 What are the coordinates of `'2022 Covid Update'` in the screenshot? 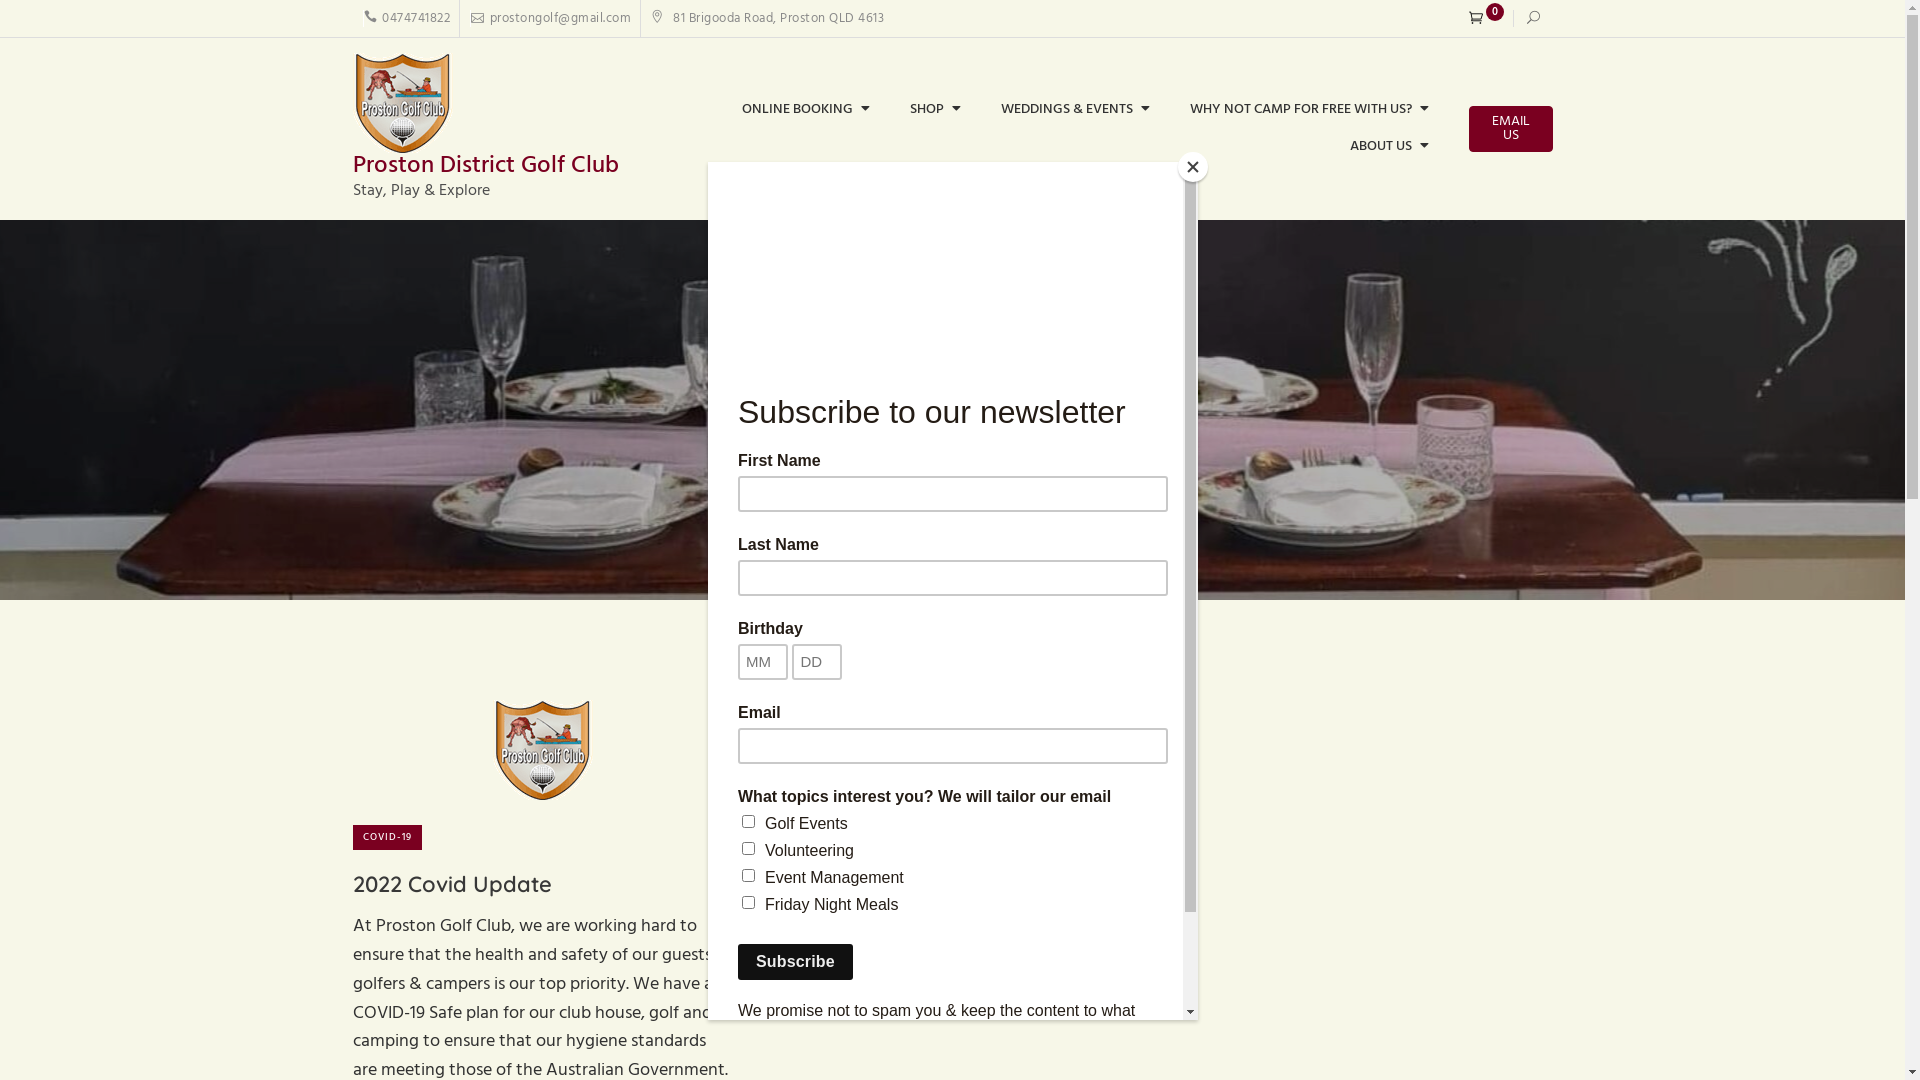 It's located at (450, 882).